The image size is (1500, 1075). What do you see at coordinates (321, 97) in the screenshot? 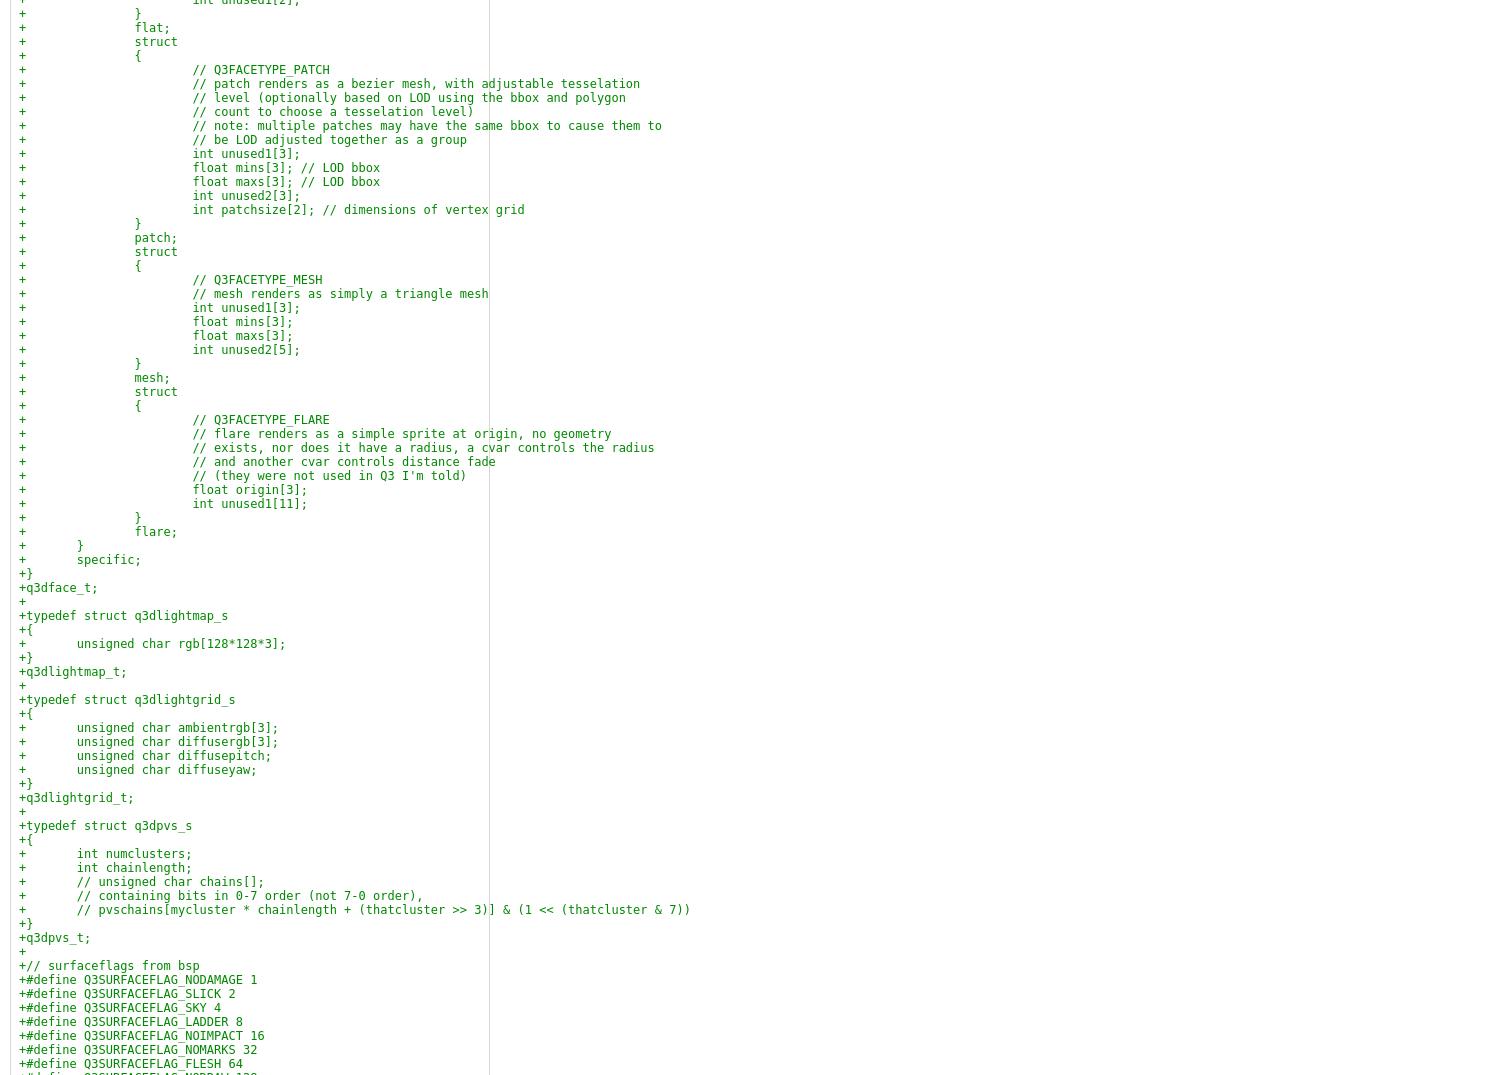
I see `'+                       // level (optionally based on LOD using the bbox and polygon'` at bounding box center [321, 97].